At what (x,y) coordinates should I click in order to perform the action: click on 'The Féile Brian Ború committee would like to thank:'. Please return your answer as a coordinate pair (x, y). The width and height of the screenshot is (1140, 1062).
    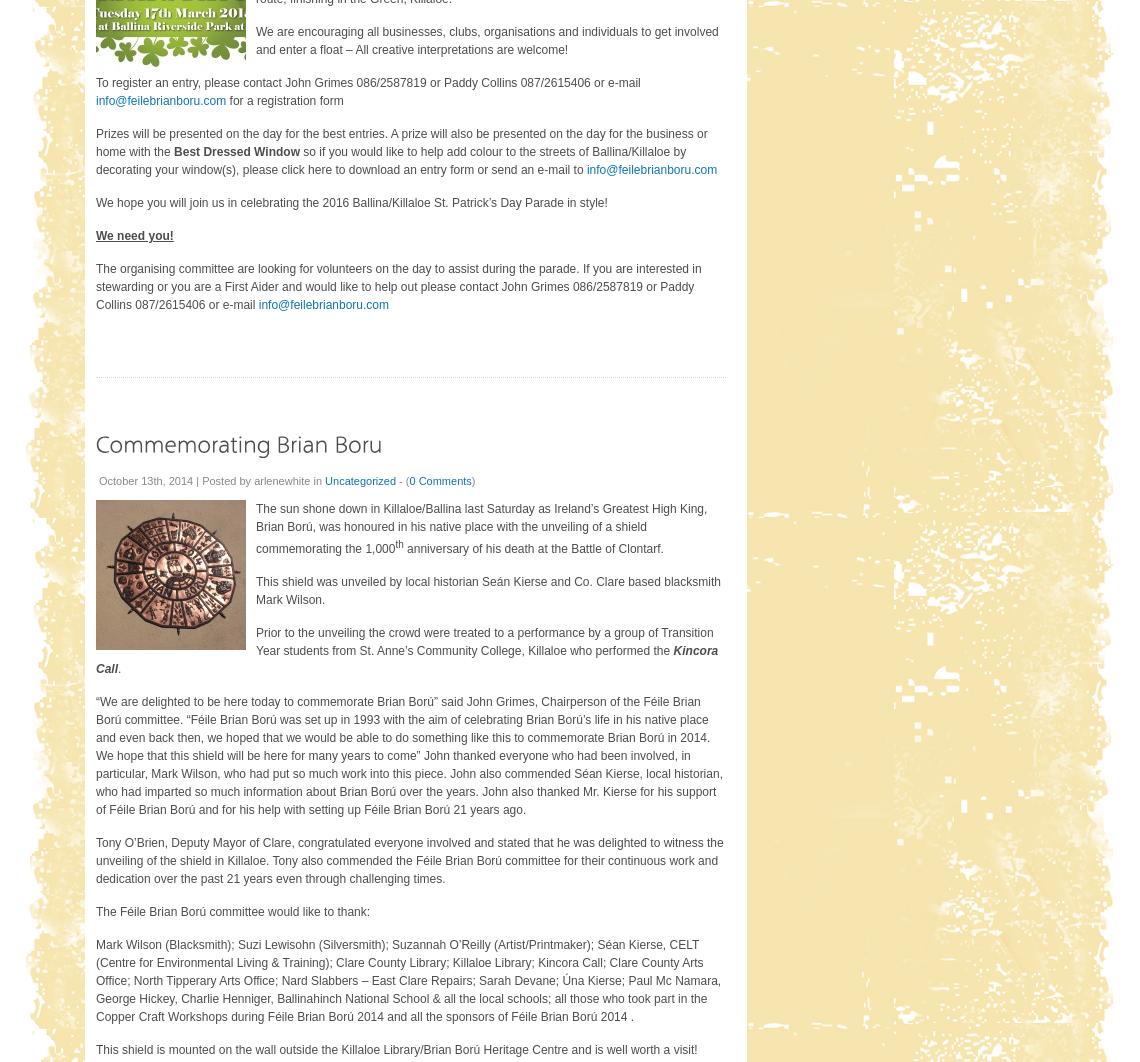
    Looking at the image, I should click on (94, 909).